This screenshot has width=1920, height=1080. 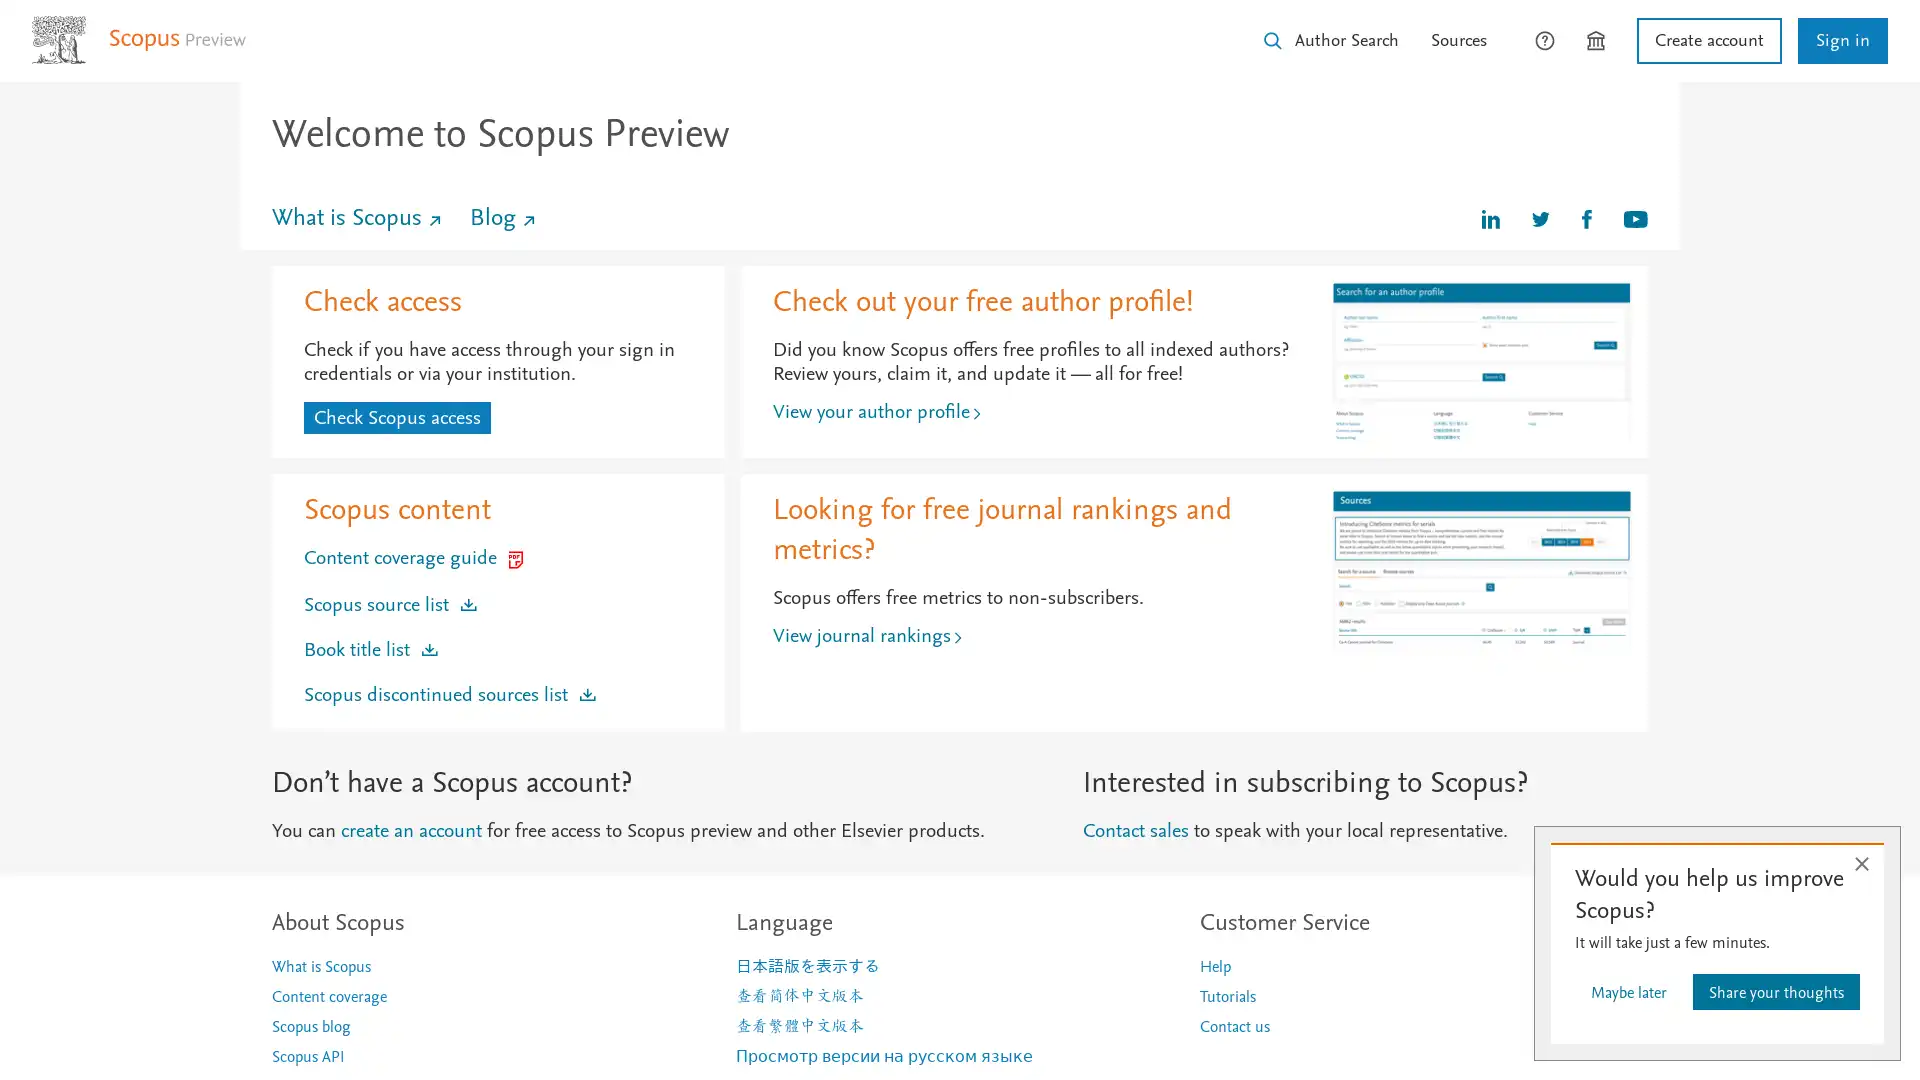 I want to click on Close, so click(x=1861, y=862).